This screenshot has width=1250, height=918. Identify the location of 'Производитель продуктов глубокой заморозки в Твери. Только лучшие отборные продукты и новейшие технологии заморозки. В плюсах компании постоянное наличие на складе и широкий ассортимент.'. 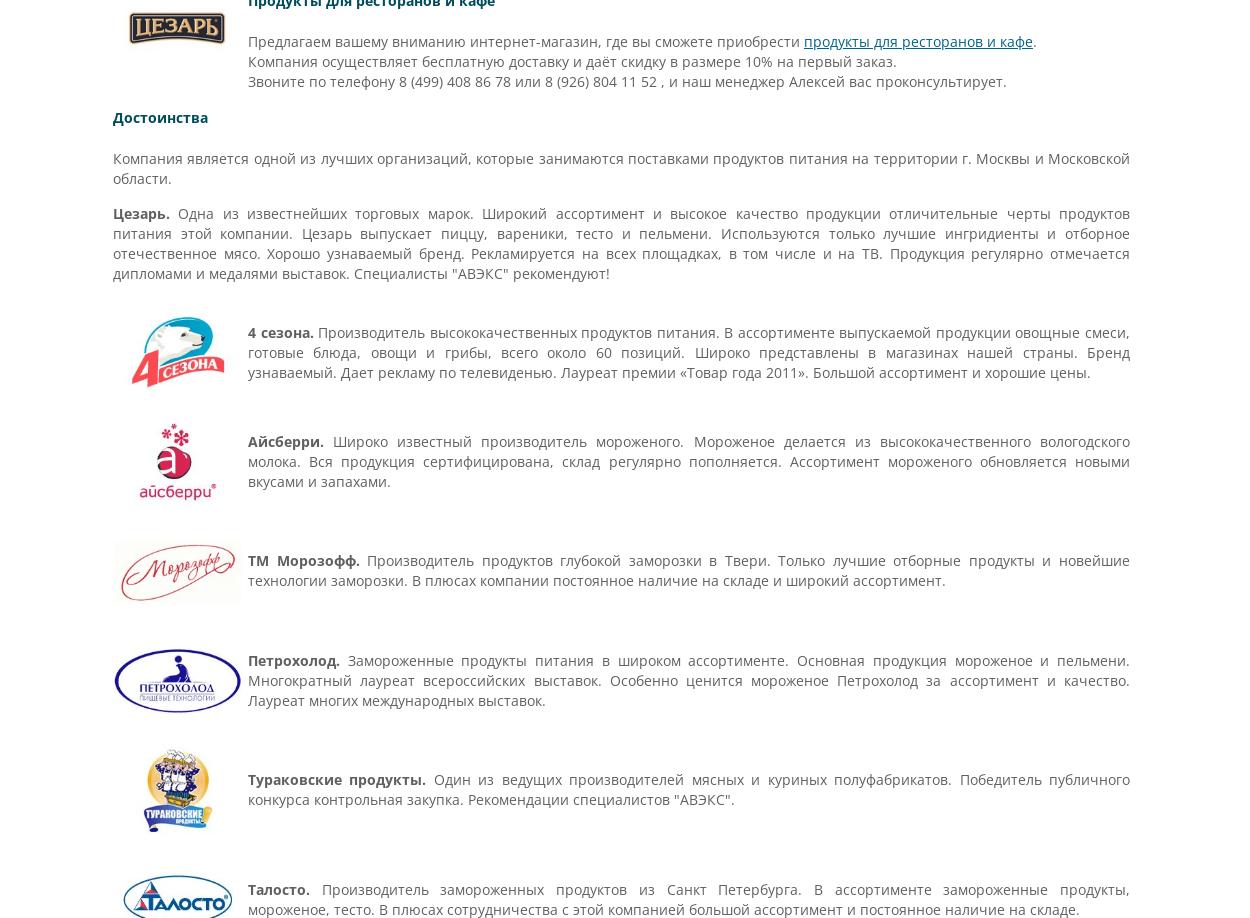
(688, 569).